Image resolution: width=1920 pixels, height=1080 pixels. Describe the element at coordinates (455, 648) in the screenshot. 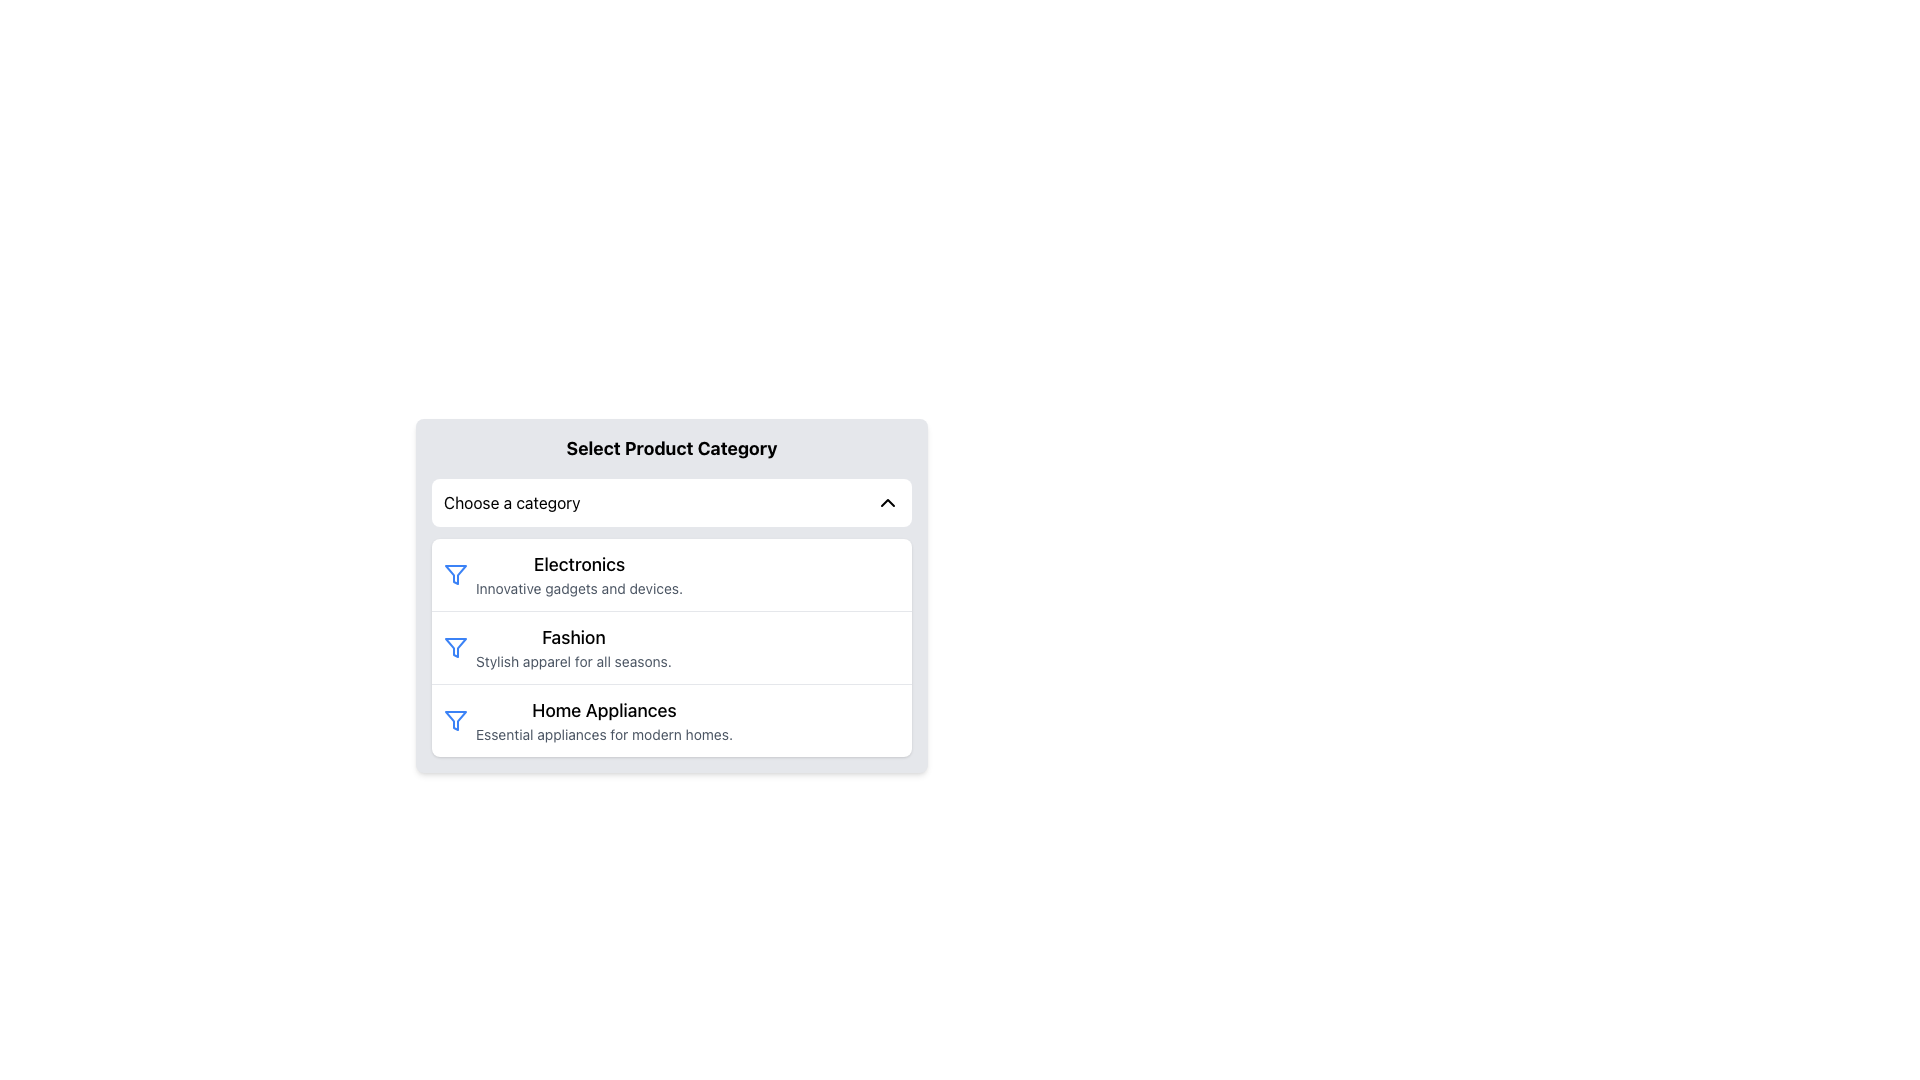

I see `the blue filter icon, which is a triangular funnel shape located to the left of the 'Electronics' text in the 'Select Product Category' interface` at that location.